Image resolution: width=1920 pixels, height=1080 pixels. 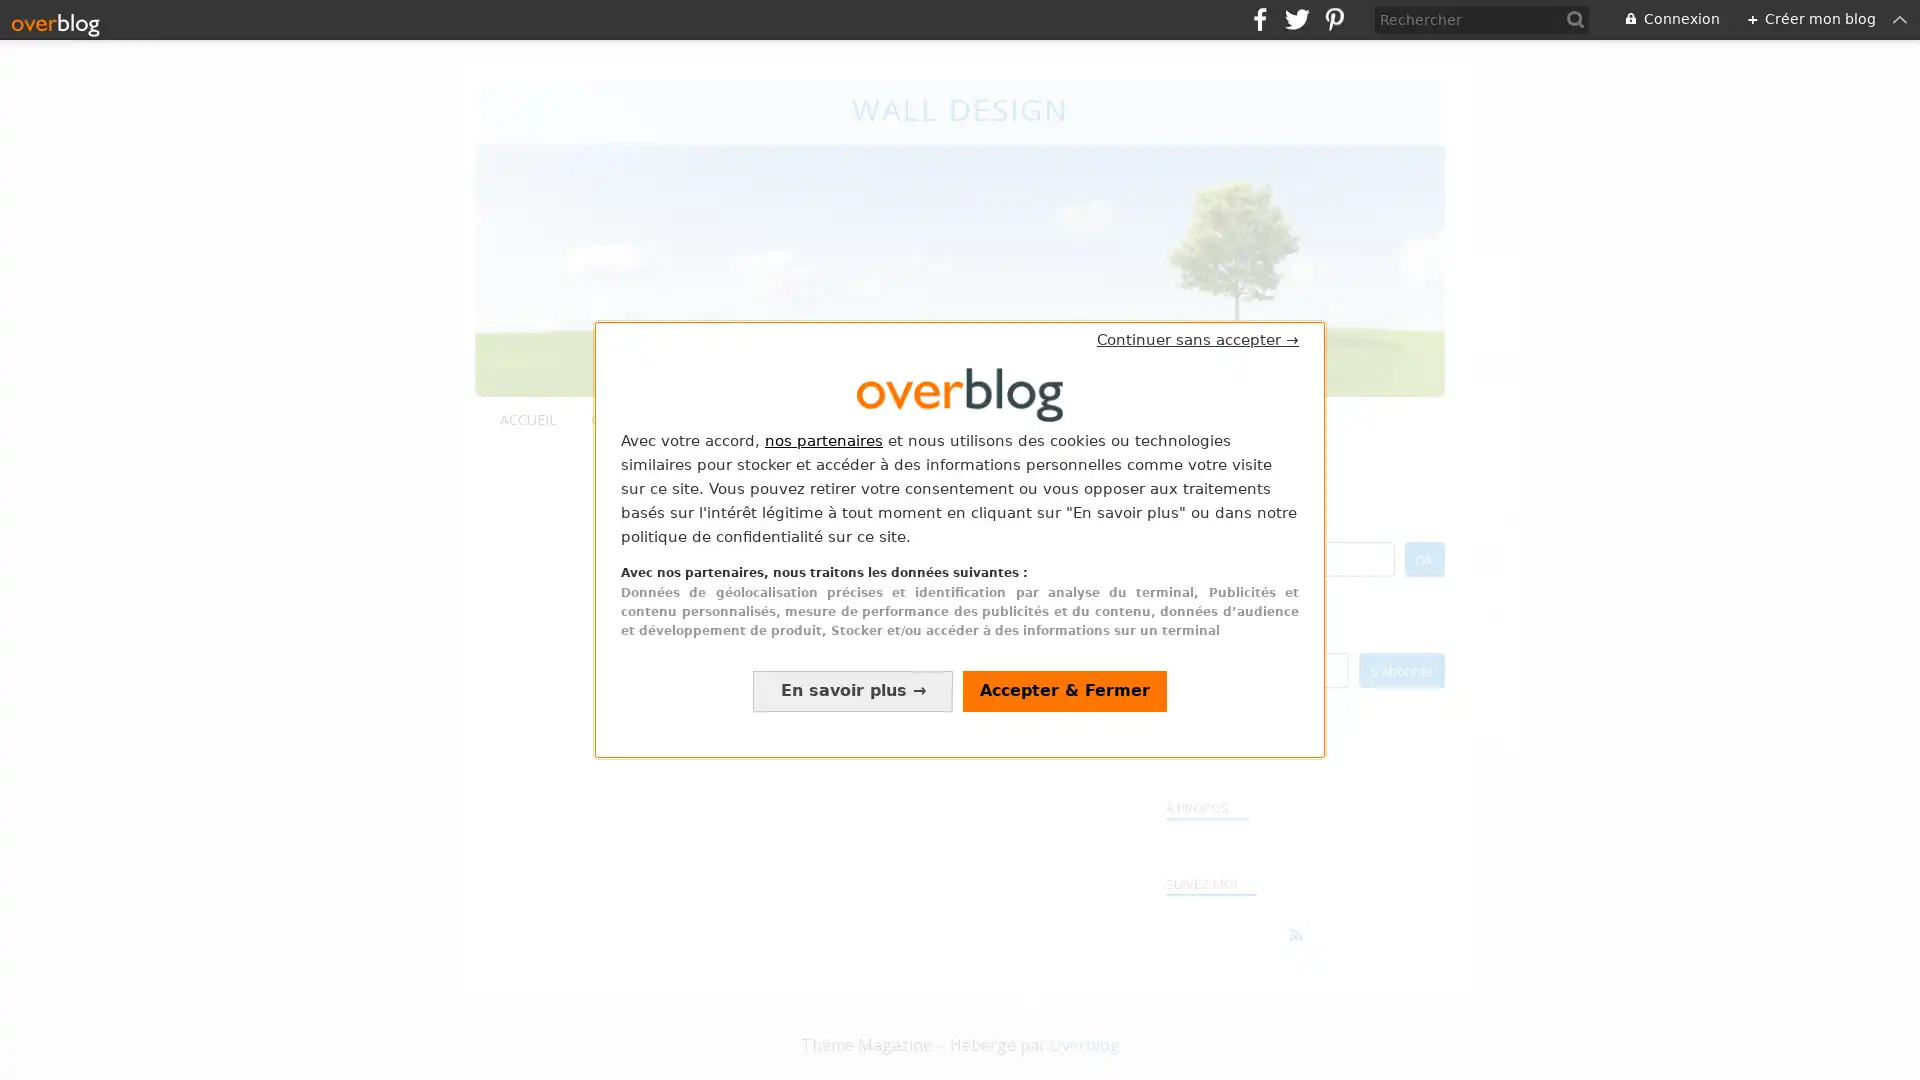 What do you see at coordinates (1064, 689) in the screenshot?
I see `Accepter notre traitement des donnees et fermer` at bounding box center [1064, 689].